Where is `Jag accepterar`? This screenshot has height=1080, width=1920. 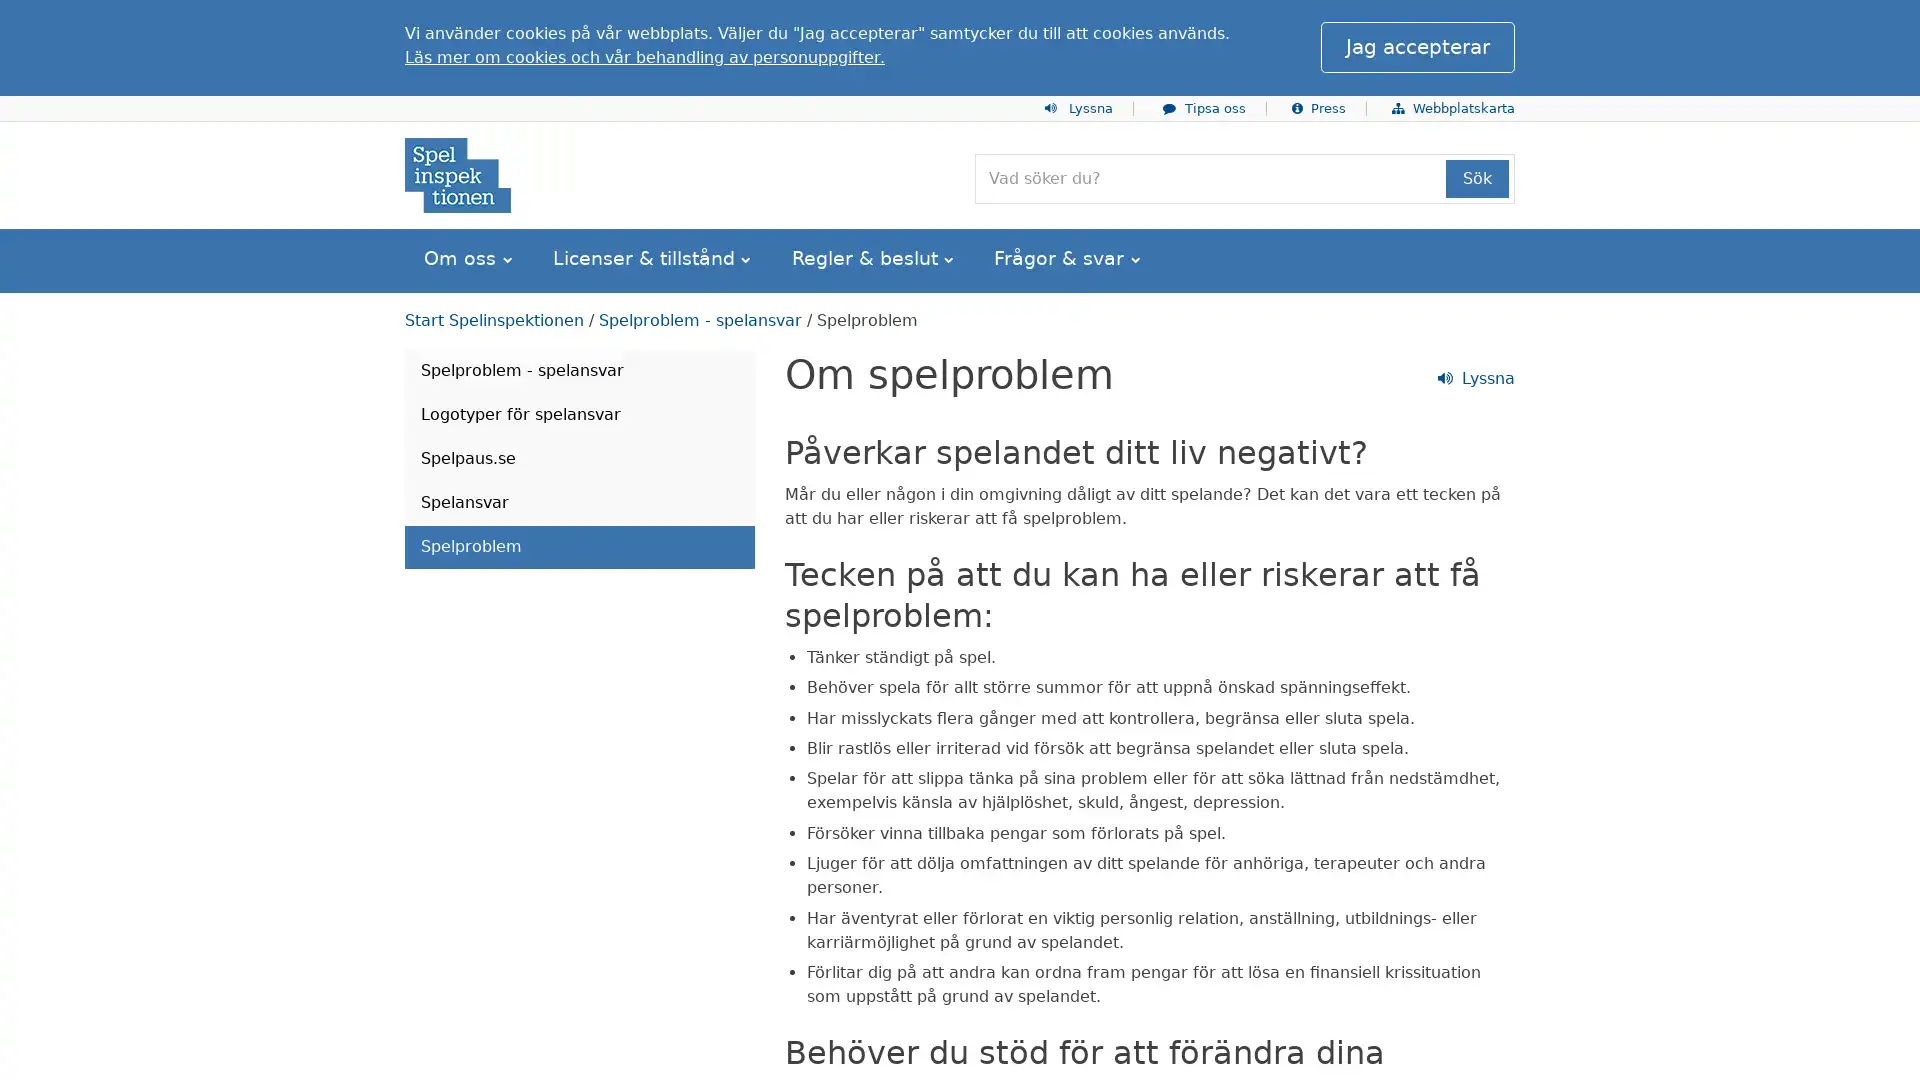 Jag accepterar is located at coordinates (1416, 46).